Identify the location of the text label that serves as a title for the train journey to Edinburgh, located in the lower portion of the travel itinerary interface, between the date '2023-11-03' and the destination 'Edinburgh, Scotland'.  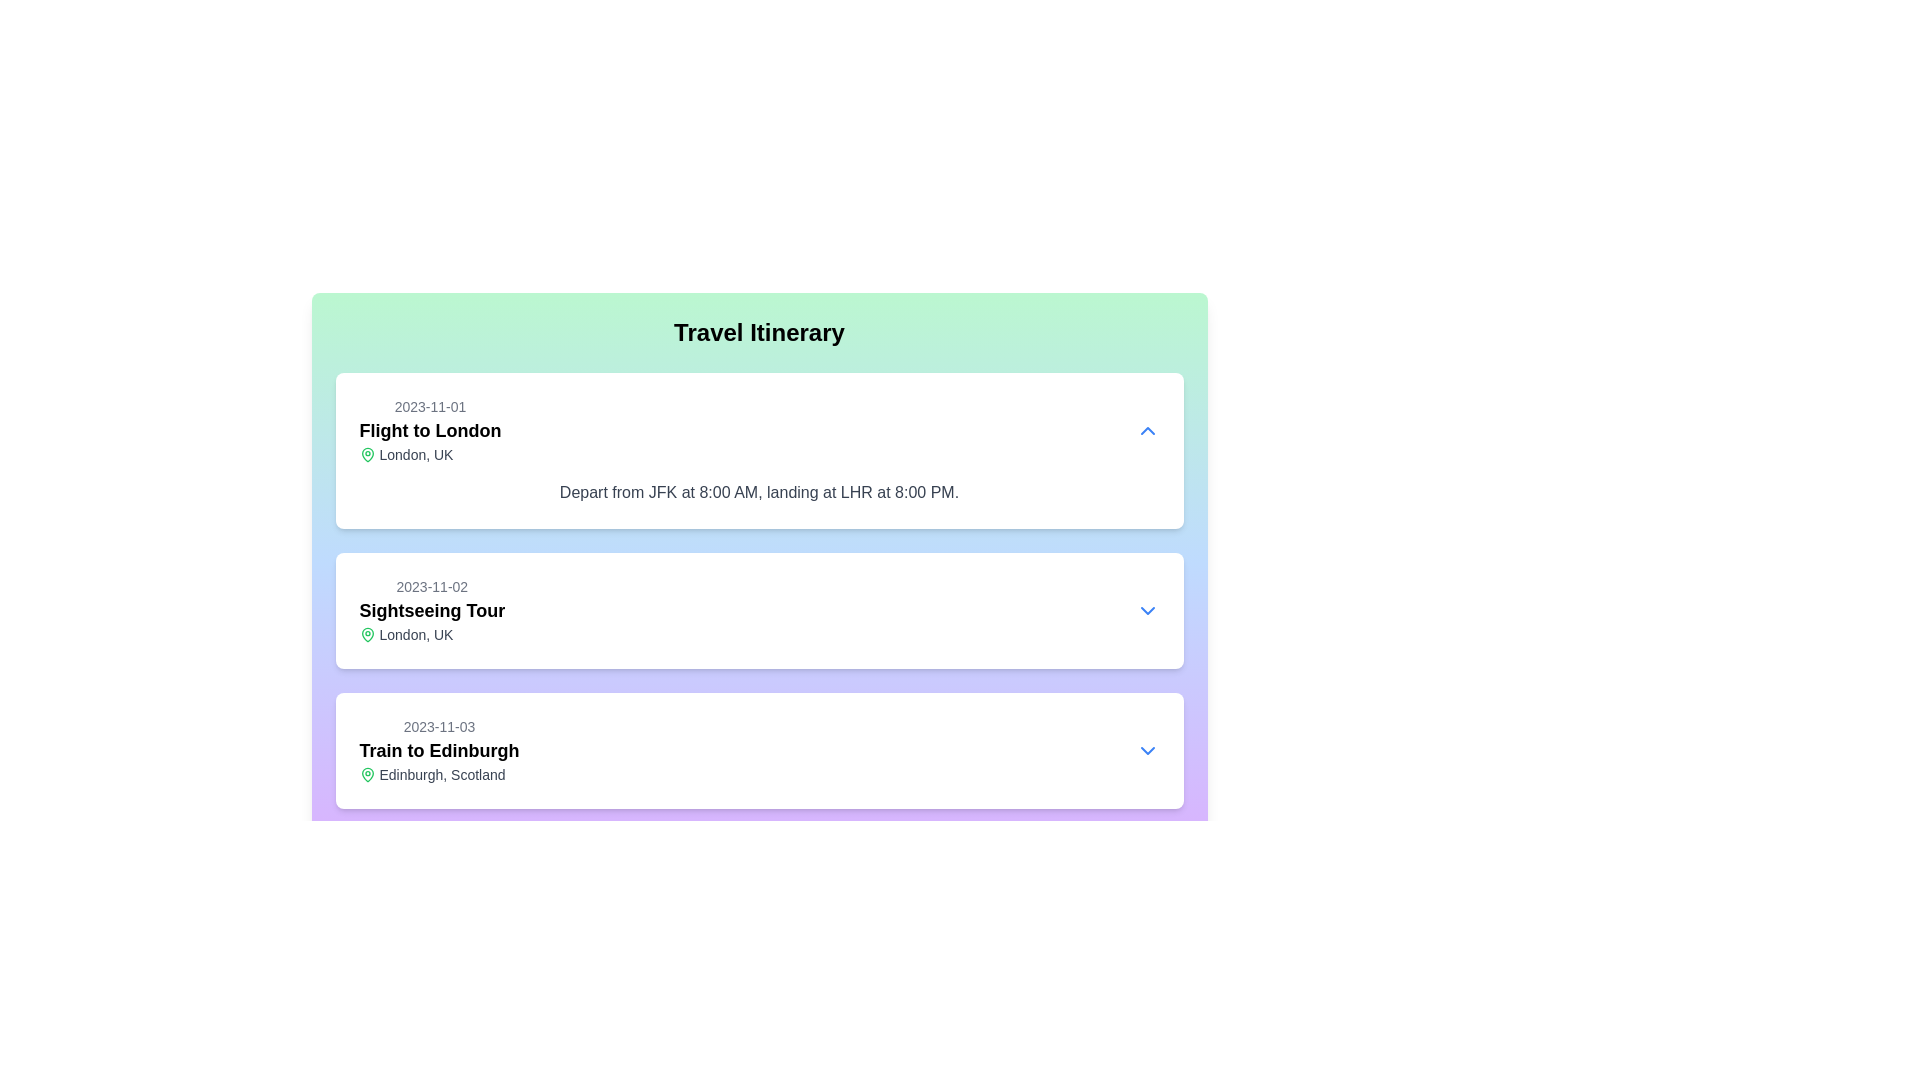
(438, 751).